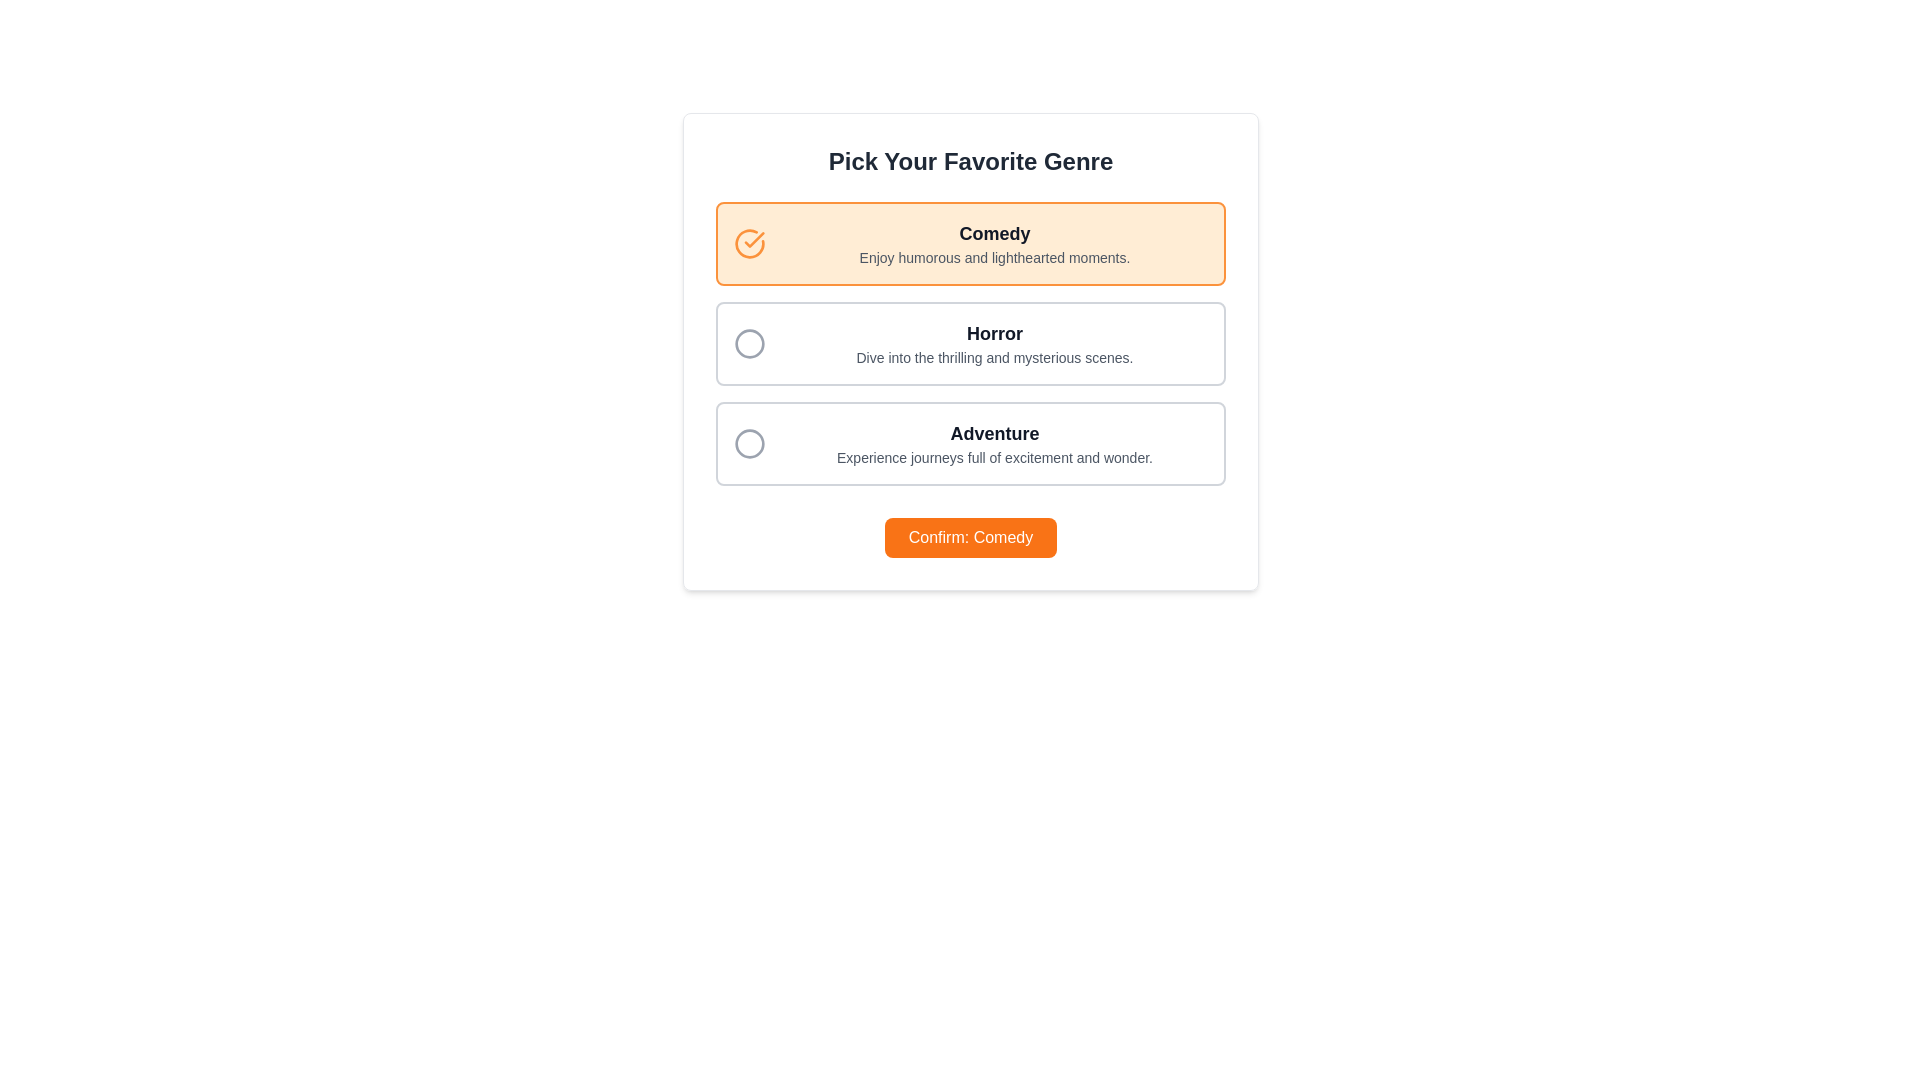  I want to click on the text label providing a title and description for the 'Adventure' choice in the genre selection interface, located in the third card under 'Pick Your Favorite Genre', so click(994, 442).